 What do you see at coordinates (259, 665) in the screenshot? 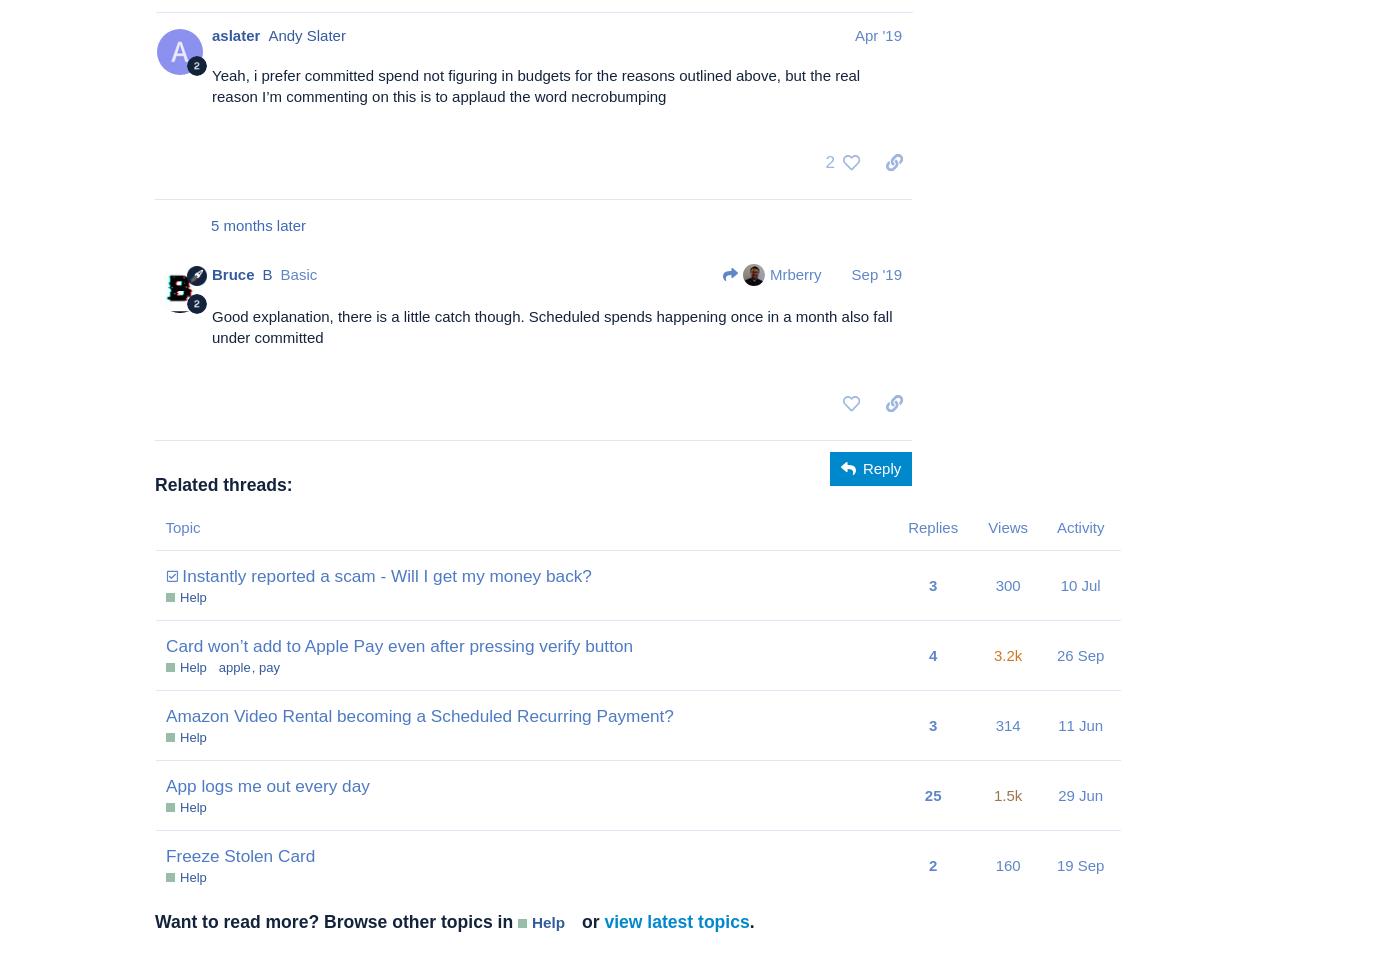
I see `'pay'` at bounding box center [259, 665].